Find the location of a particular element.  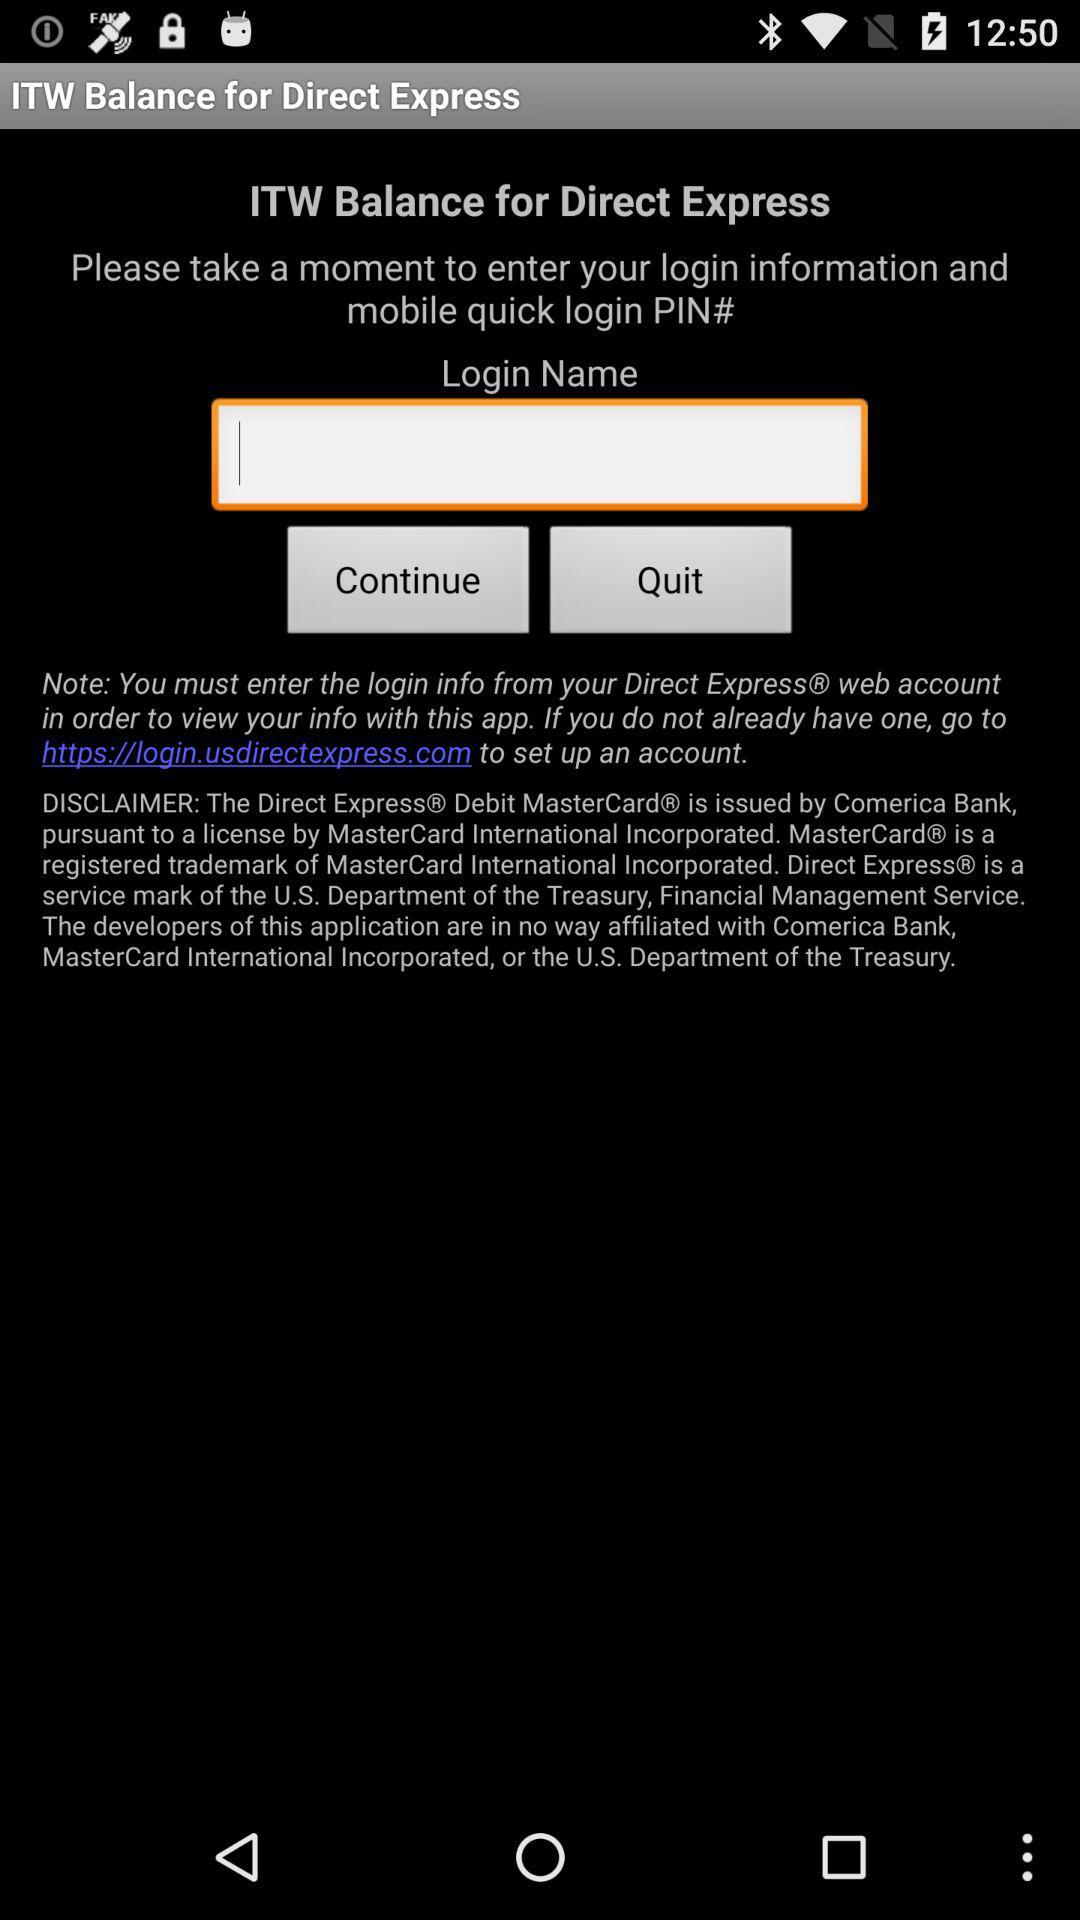

the item next to continue item is located at coordinates (671, 584).